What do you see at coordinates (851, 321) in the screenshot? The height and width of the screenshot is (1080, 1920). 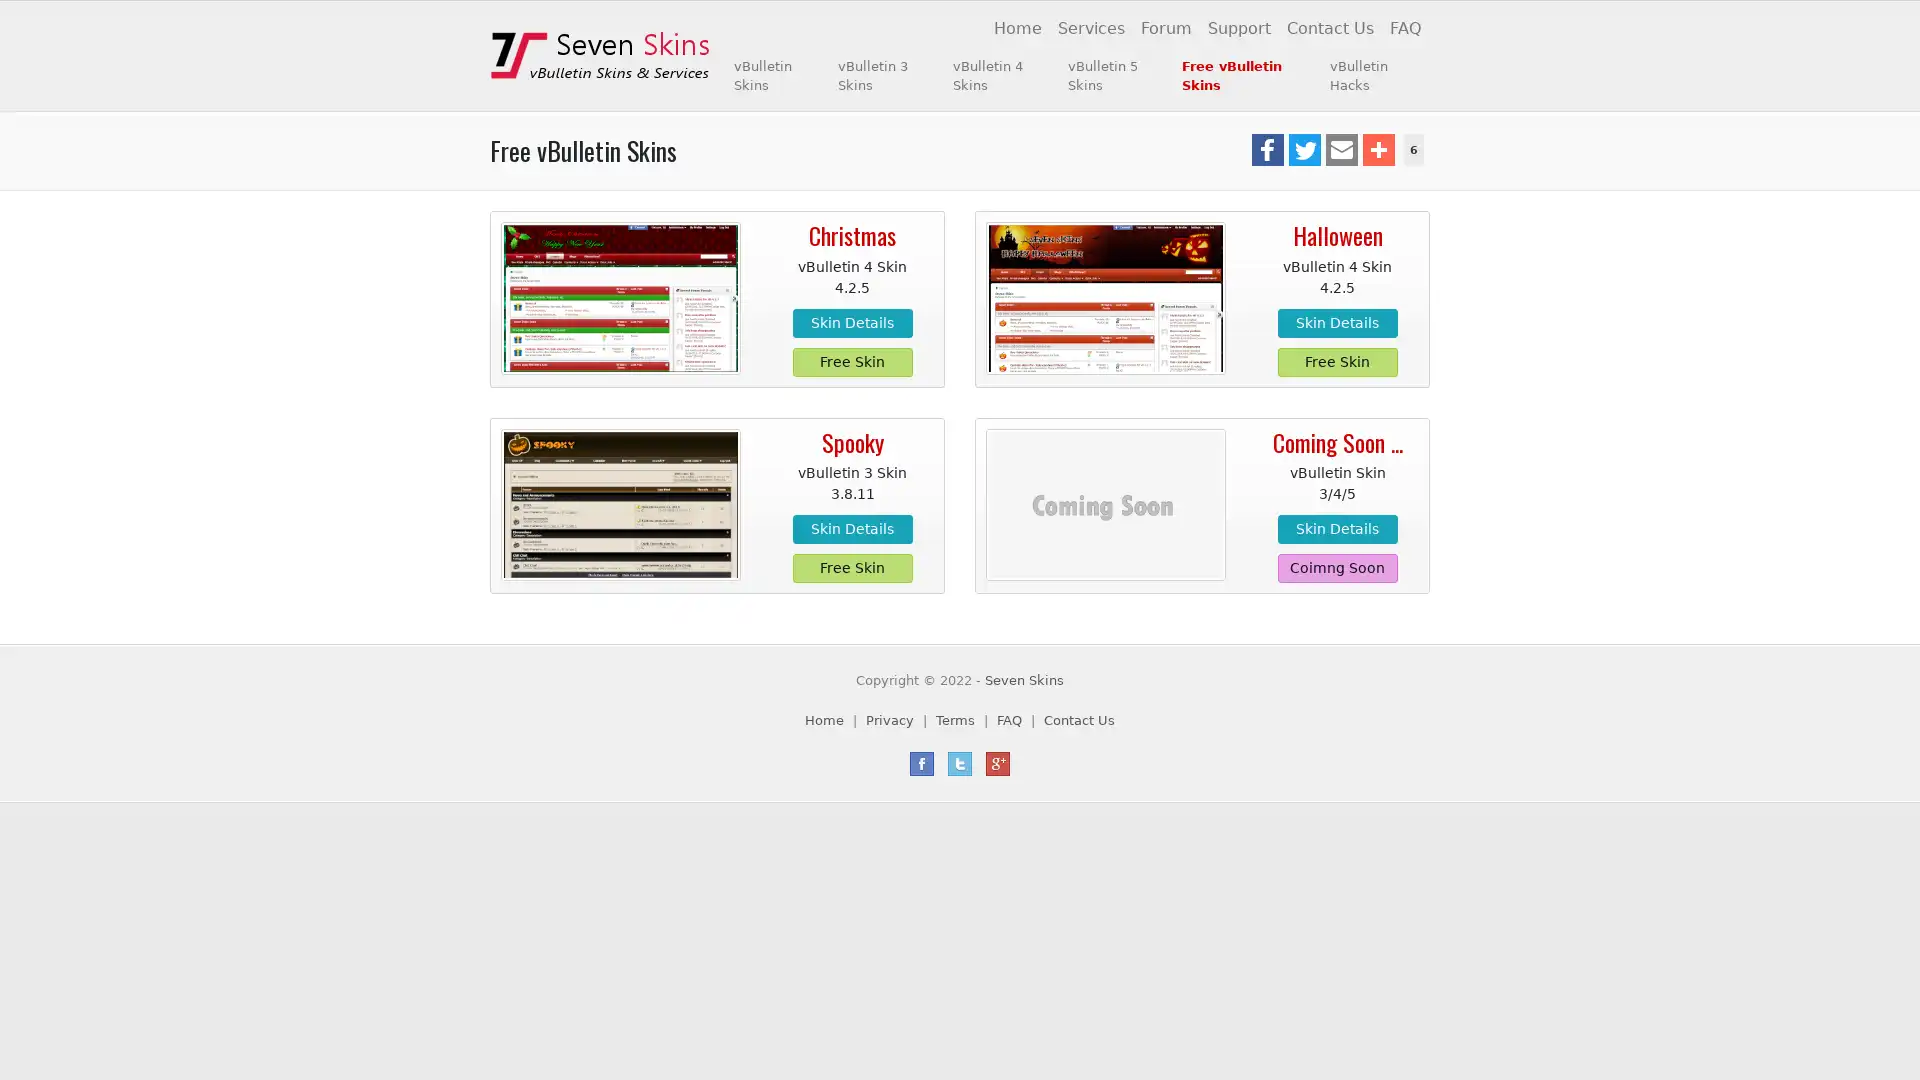 I see `Skin Details` at bounding box center [851, 321].